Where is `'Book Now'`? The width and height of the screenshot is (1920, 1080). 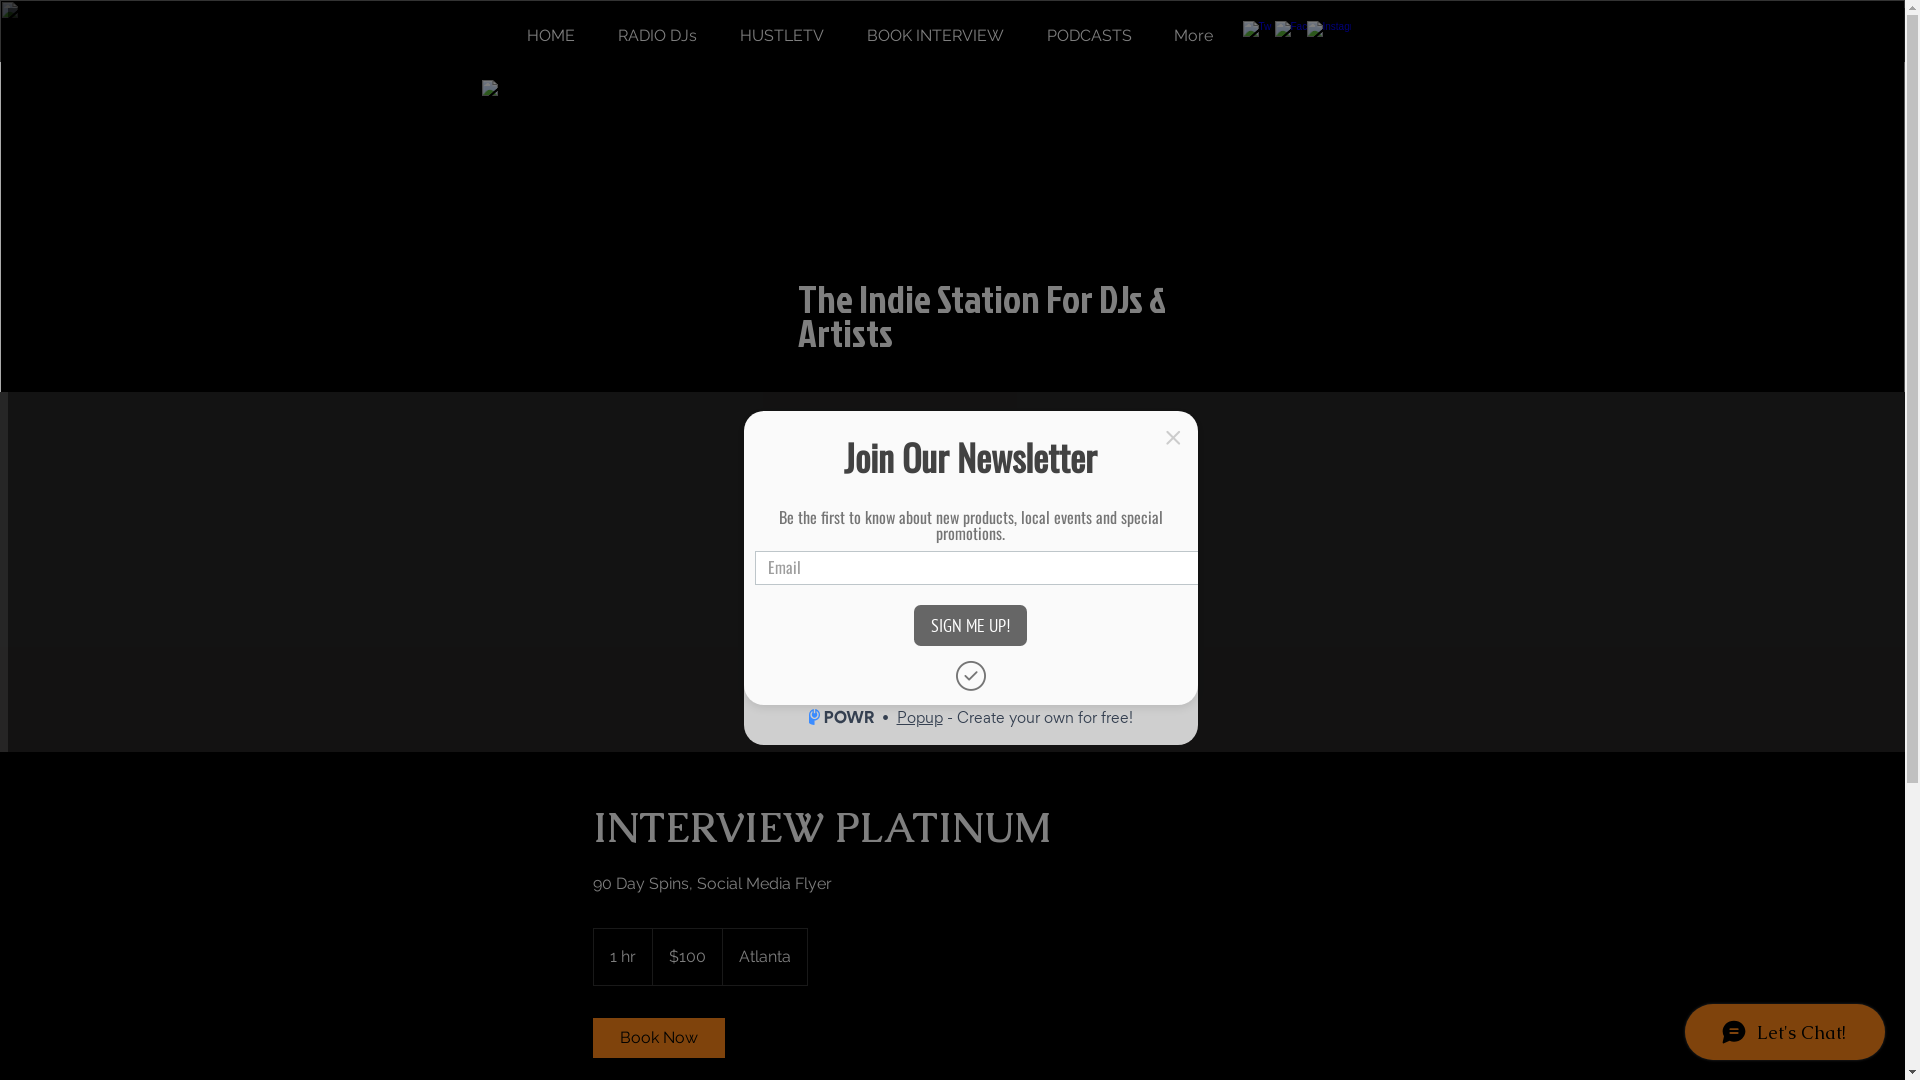
'Book Now' is located at coordinates (657, 1036).